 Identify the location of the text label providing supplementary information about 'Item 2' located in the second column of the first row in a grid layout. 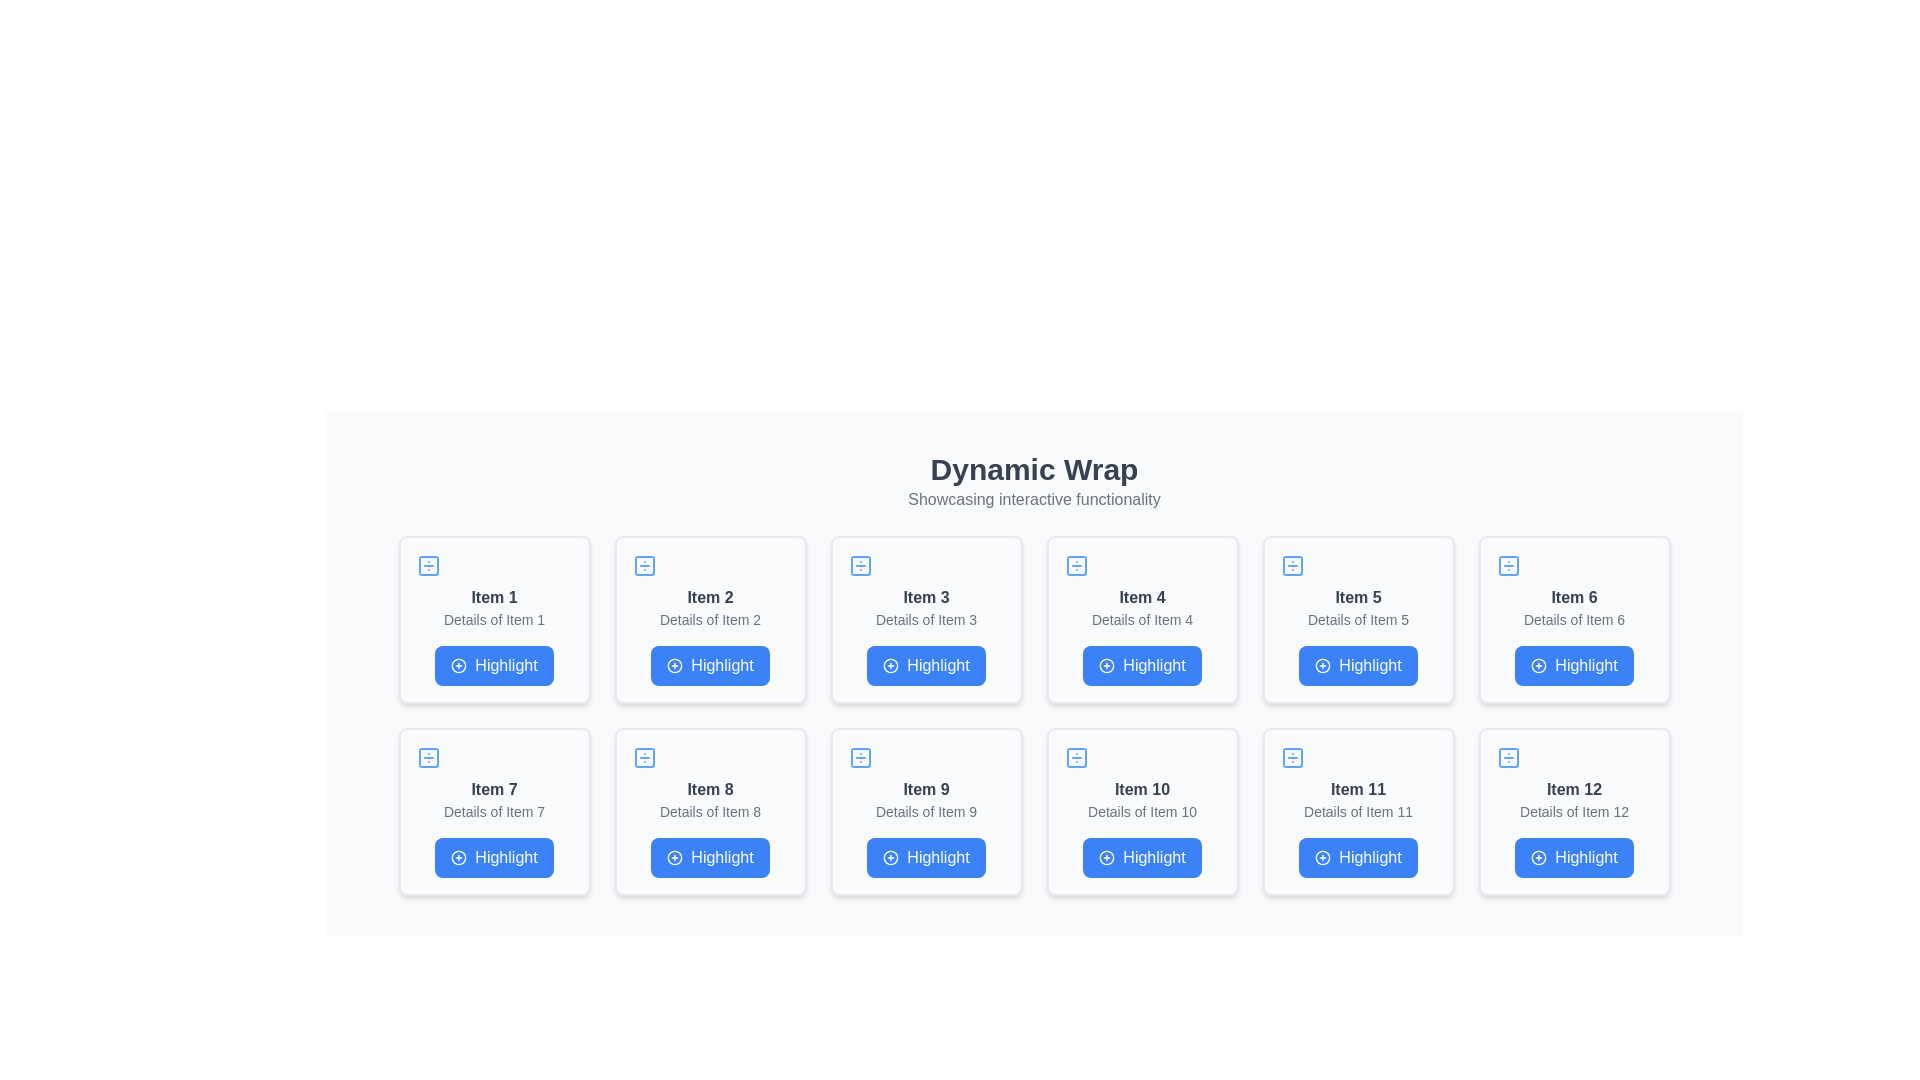
(710, 619).